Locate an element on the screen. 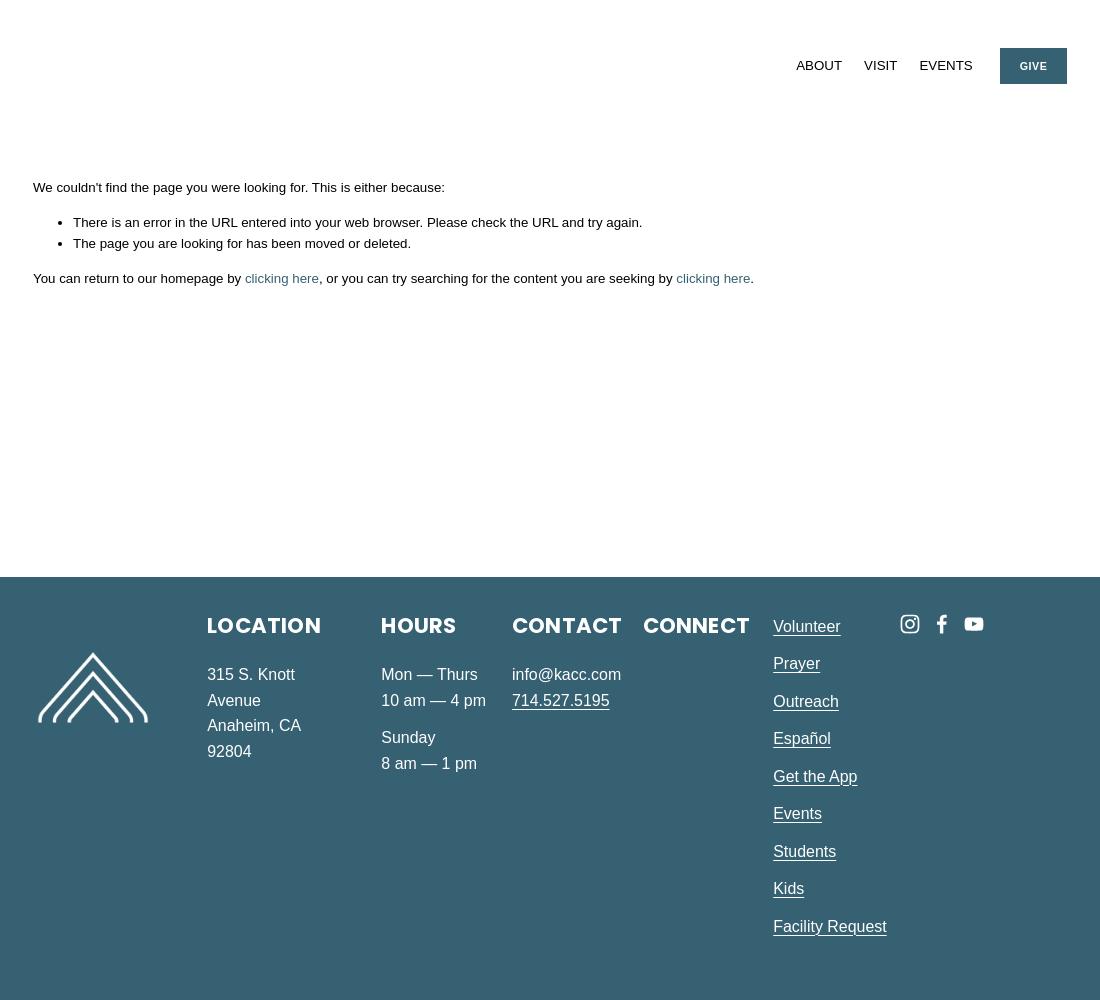 Image resolution: width=1100 pixels, height=1000 pixels. 'We couldn't find the page you were looking for. This is either because:' is located at coordinates (239, 186).